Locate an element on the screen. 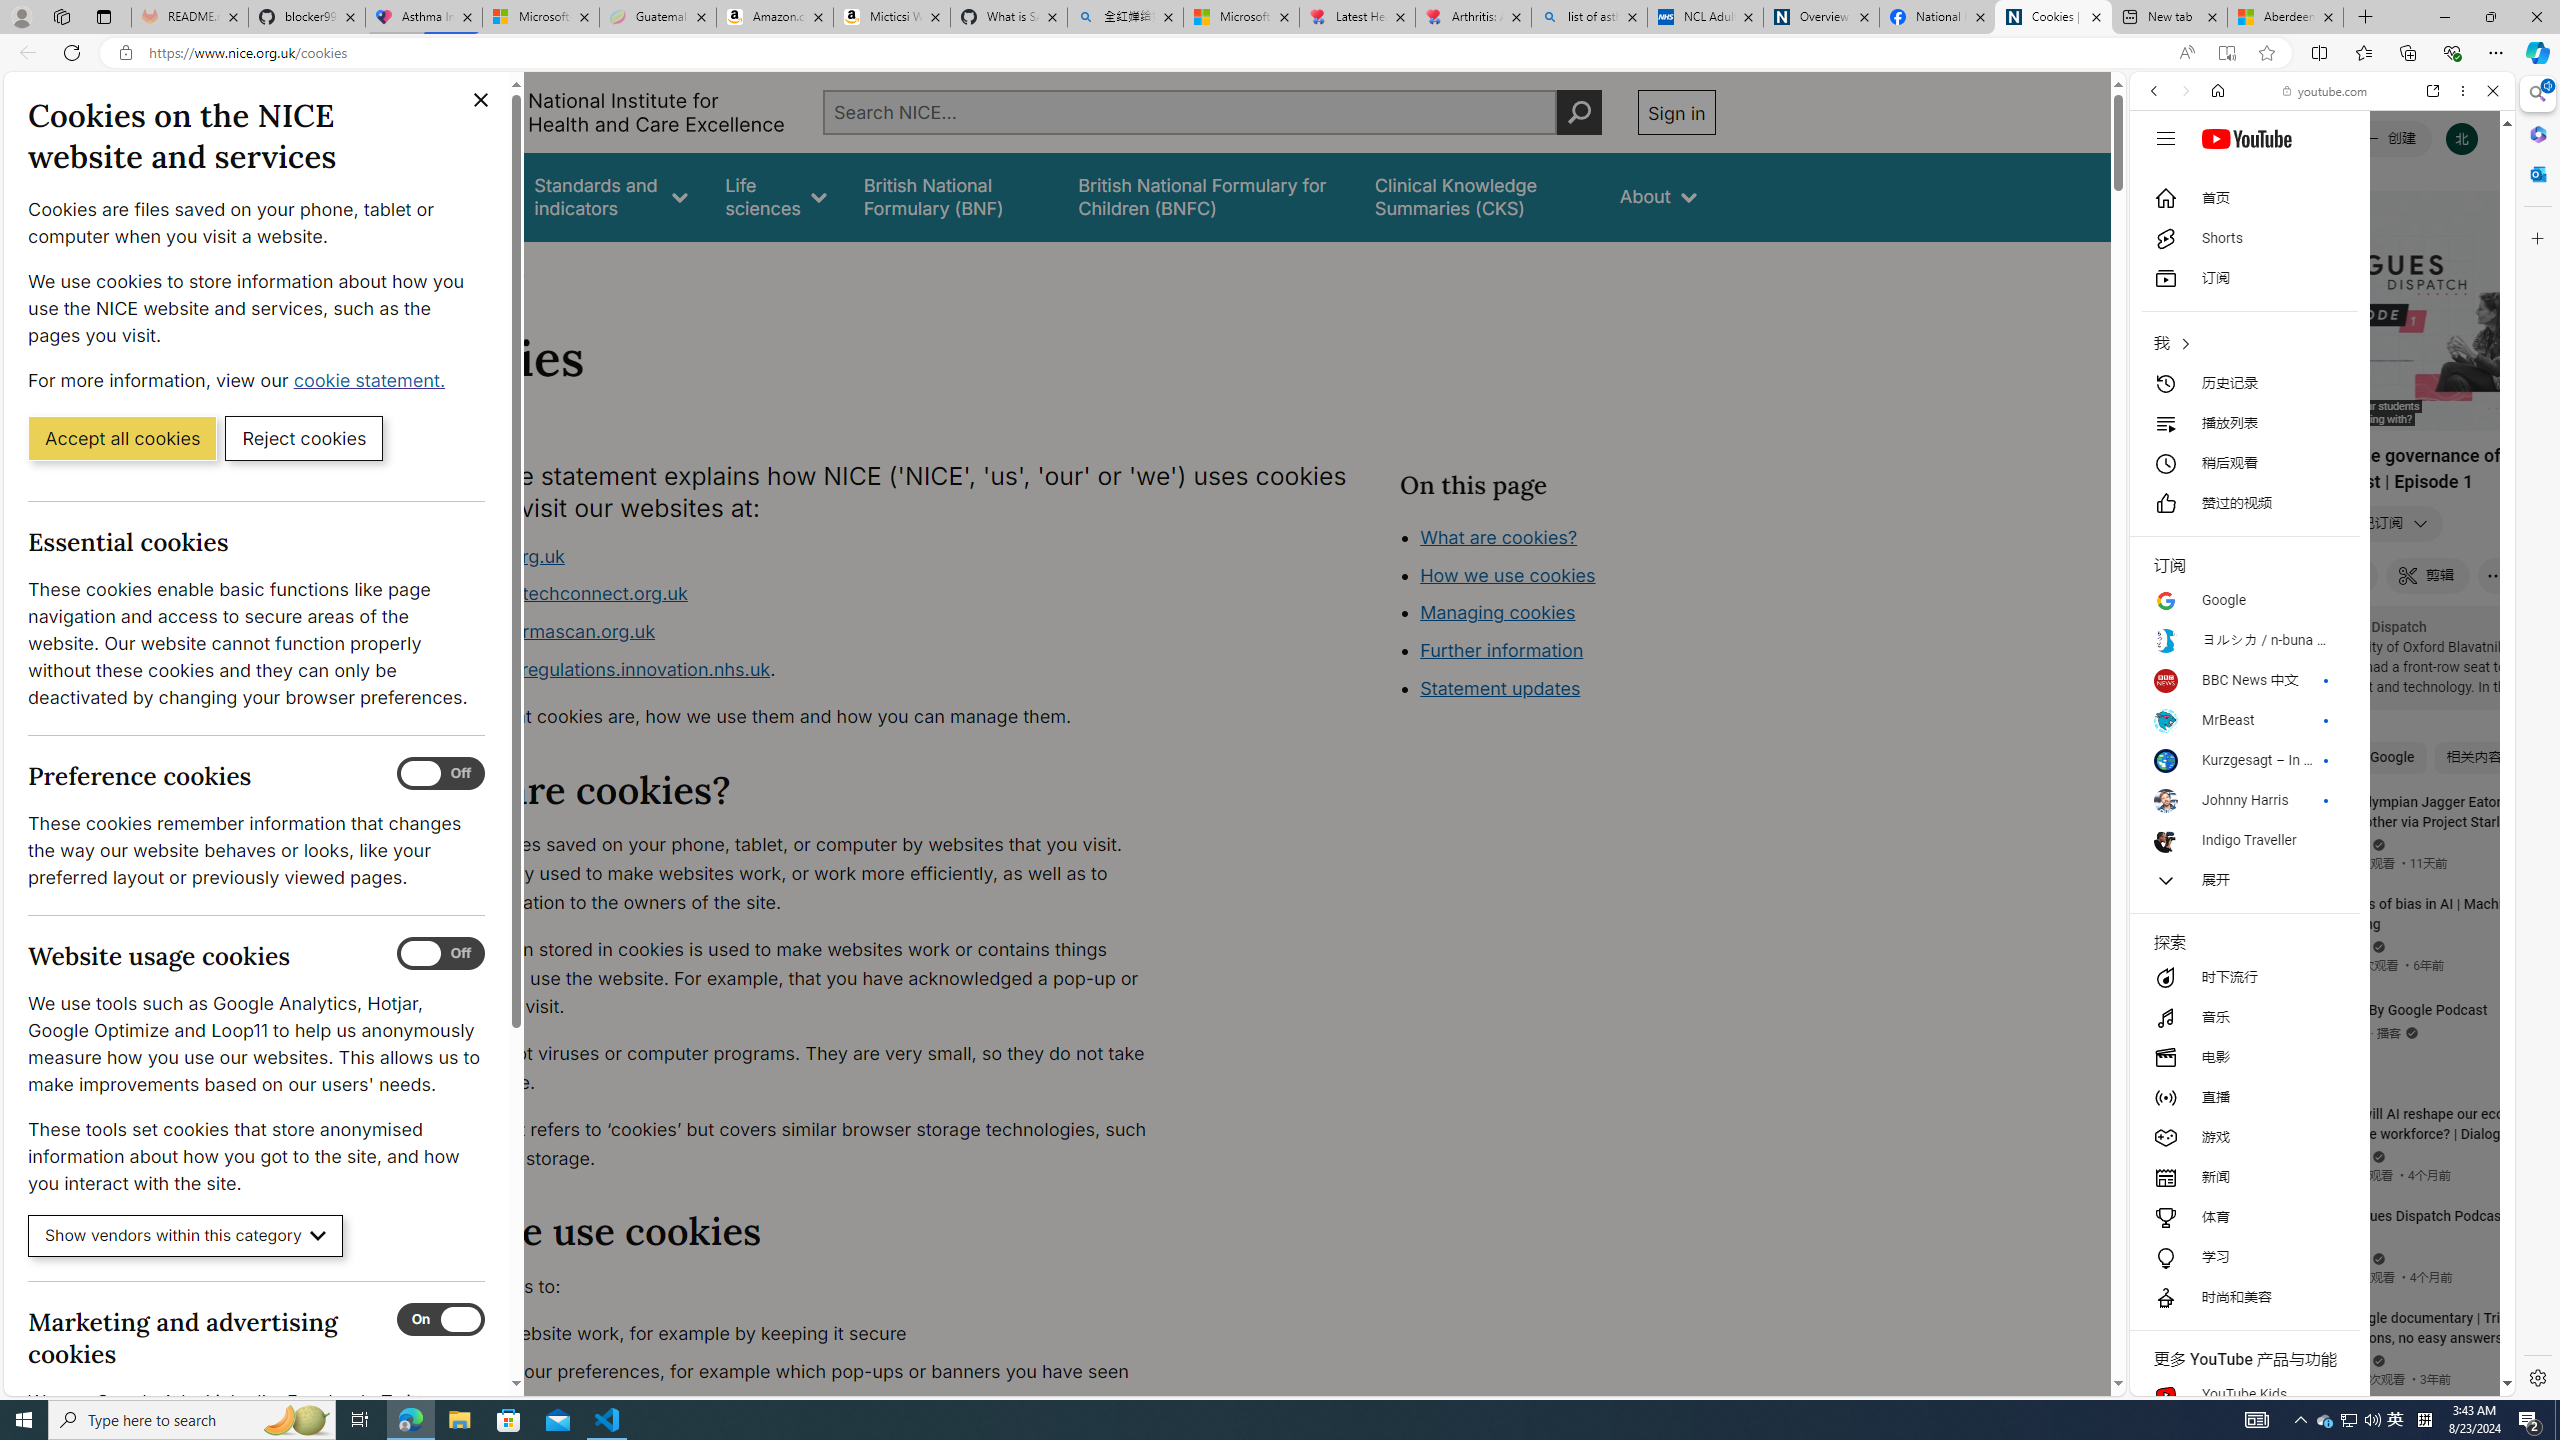  'Guidance' is located at coordinates (457, 196).